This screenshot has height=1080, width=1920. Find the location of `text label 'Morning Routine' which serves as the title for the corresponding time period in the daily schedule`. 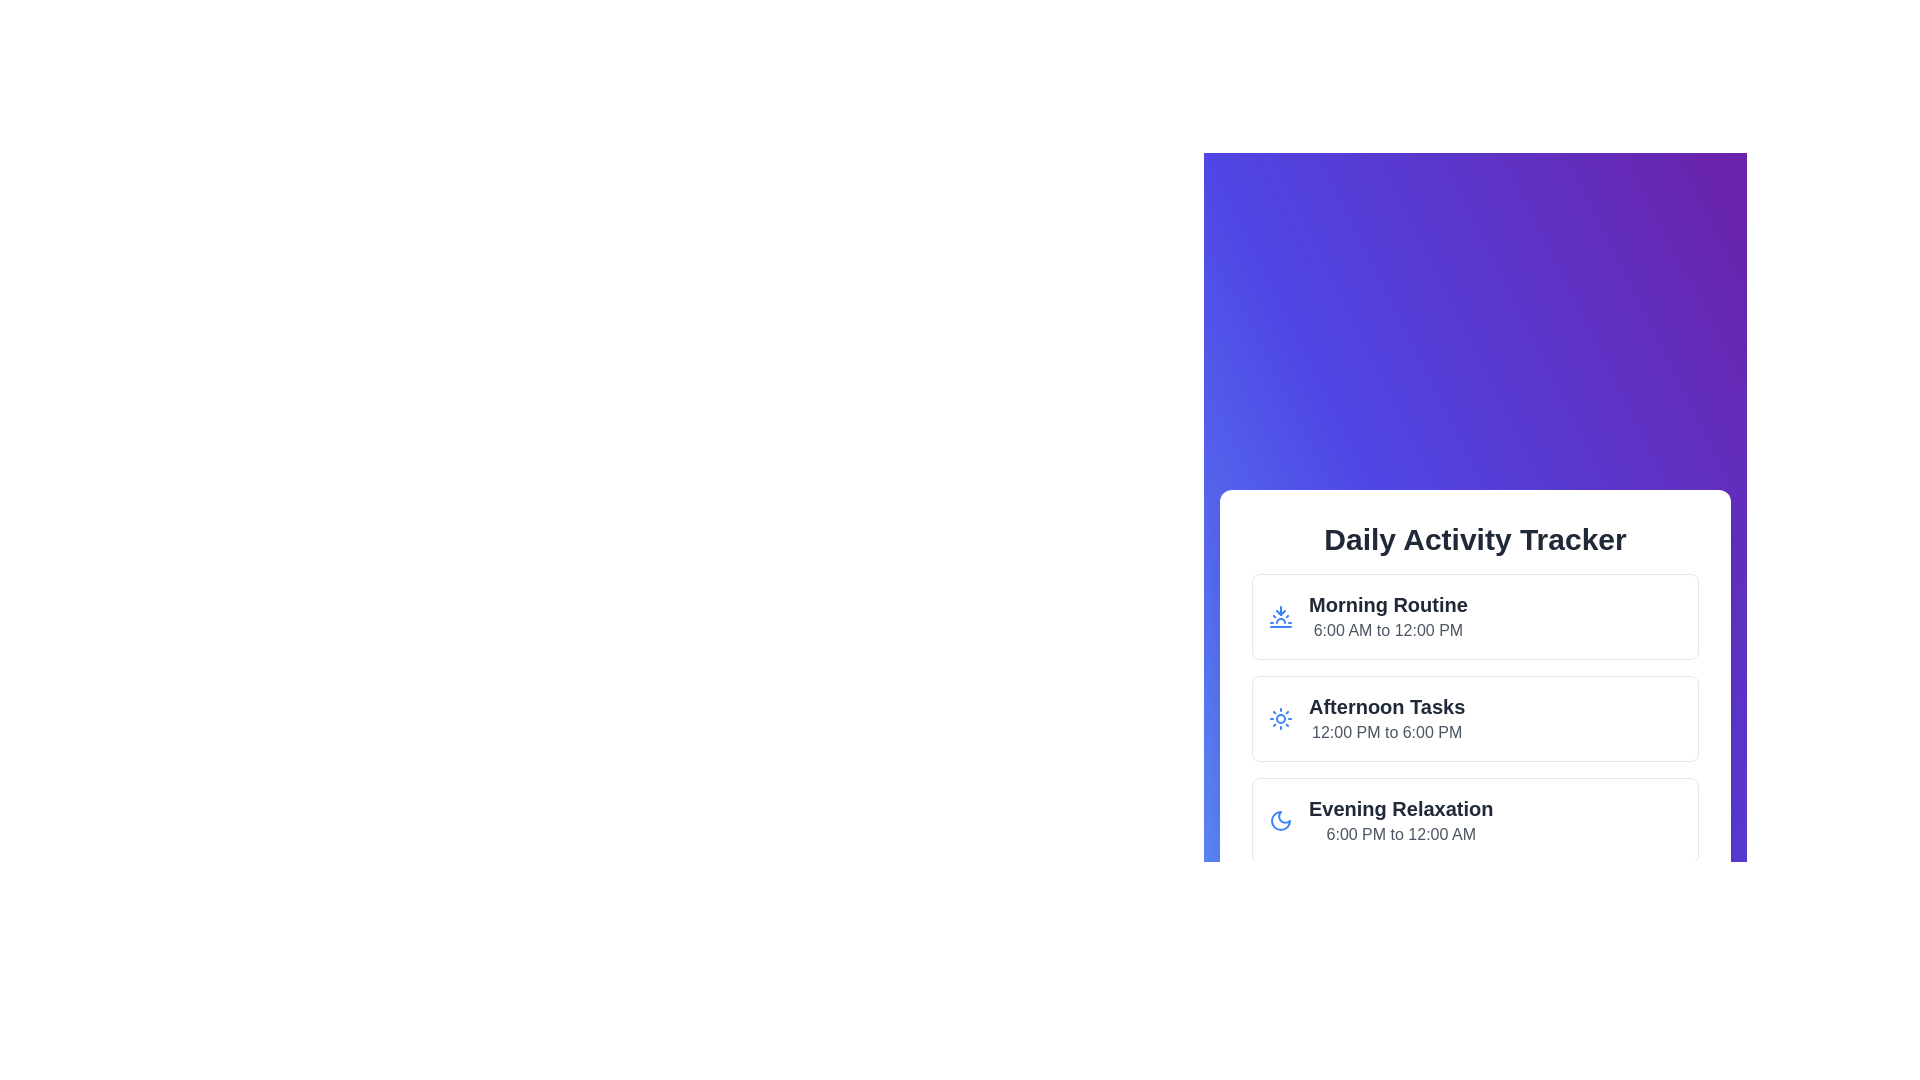

text label 'Morning Routine' which serves as the title for the corresponding time period in the daily schedule is located at coordinates (1387, 604).